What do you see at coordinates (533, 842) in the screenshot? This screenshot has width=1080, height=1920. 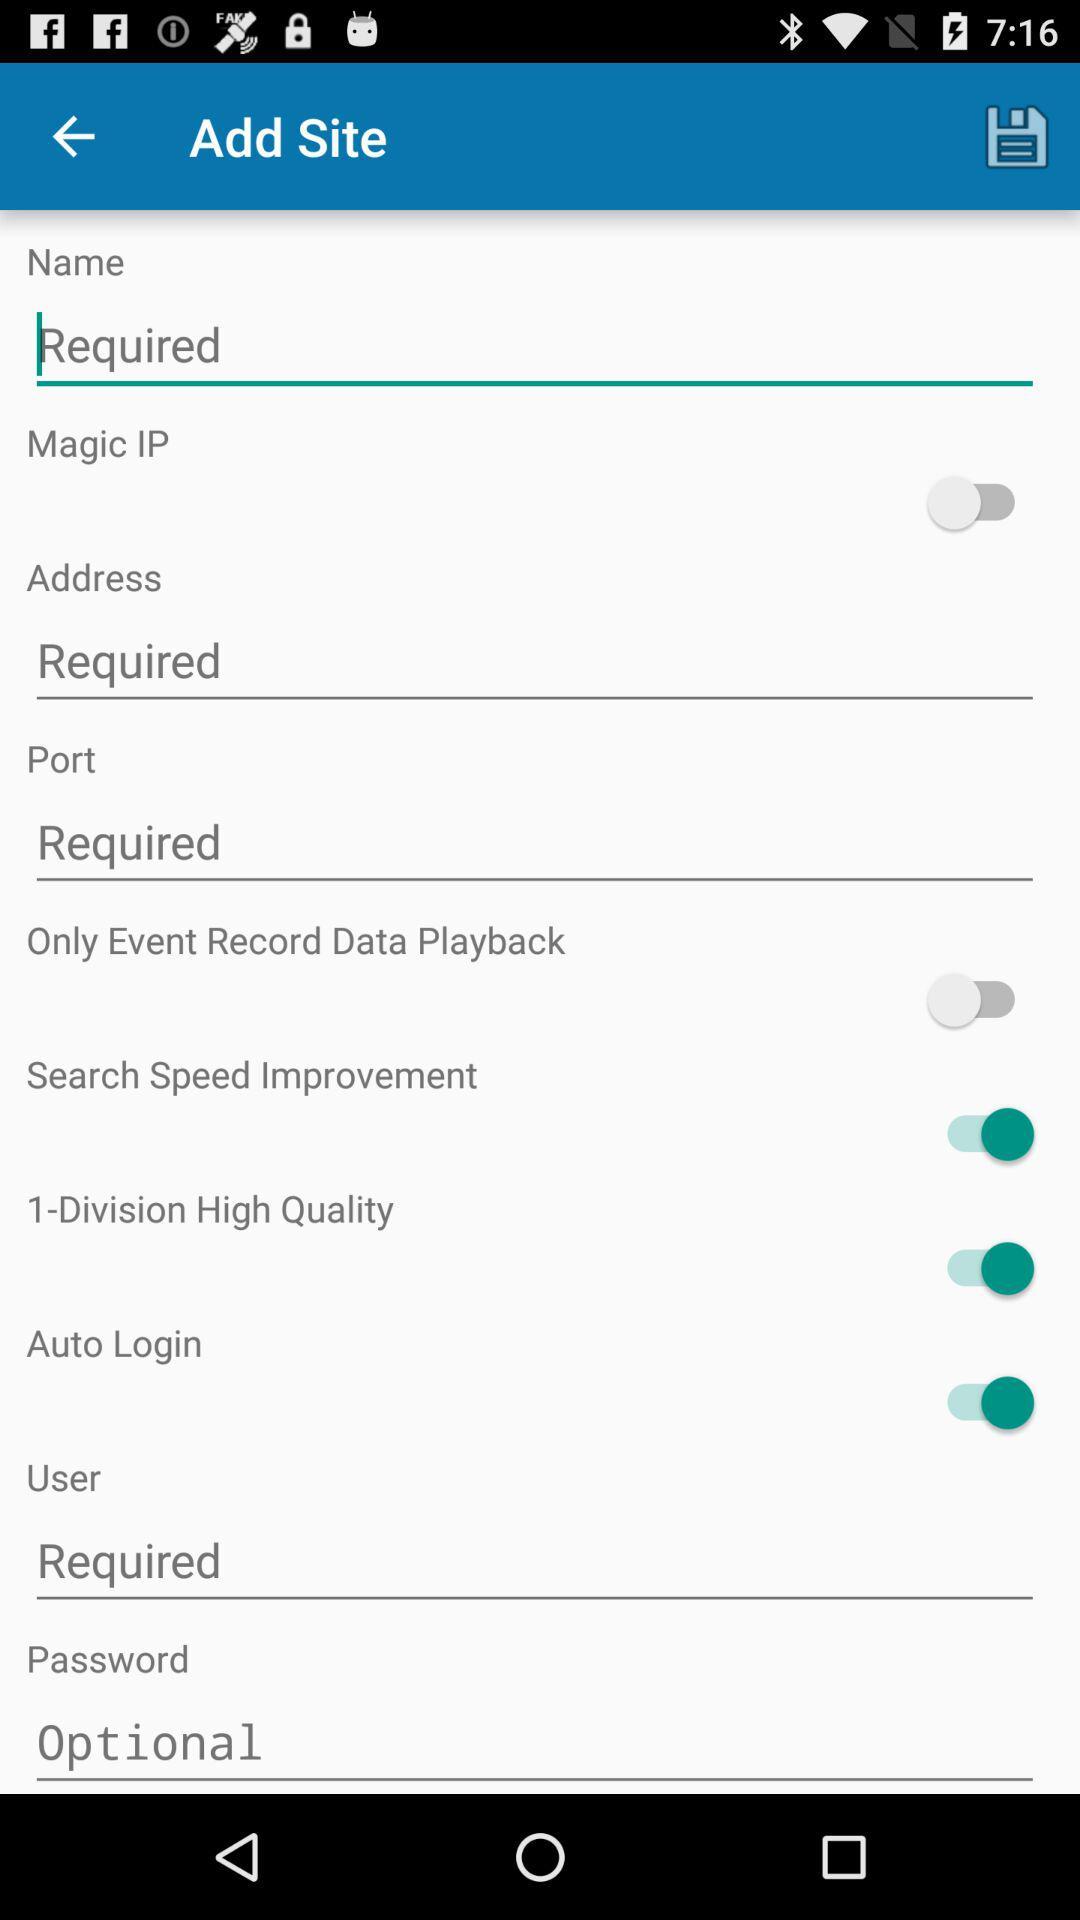 I see `required section` at bounding box center [533, 842].